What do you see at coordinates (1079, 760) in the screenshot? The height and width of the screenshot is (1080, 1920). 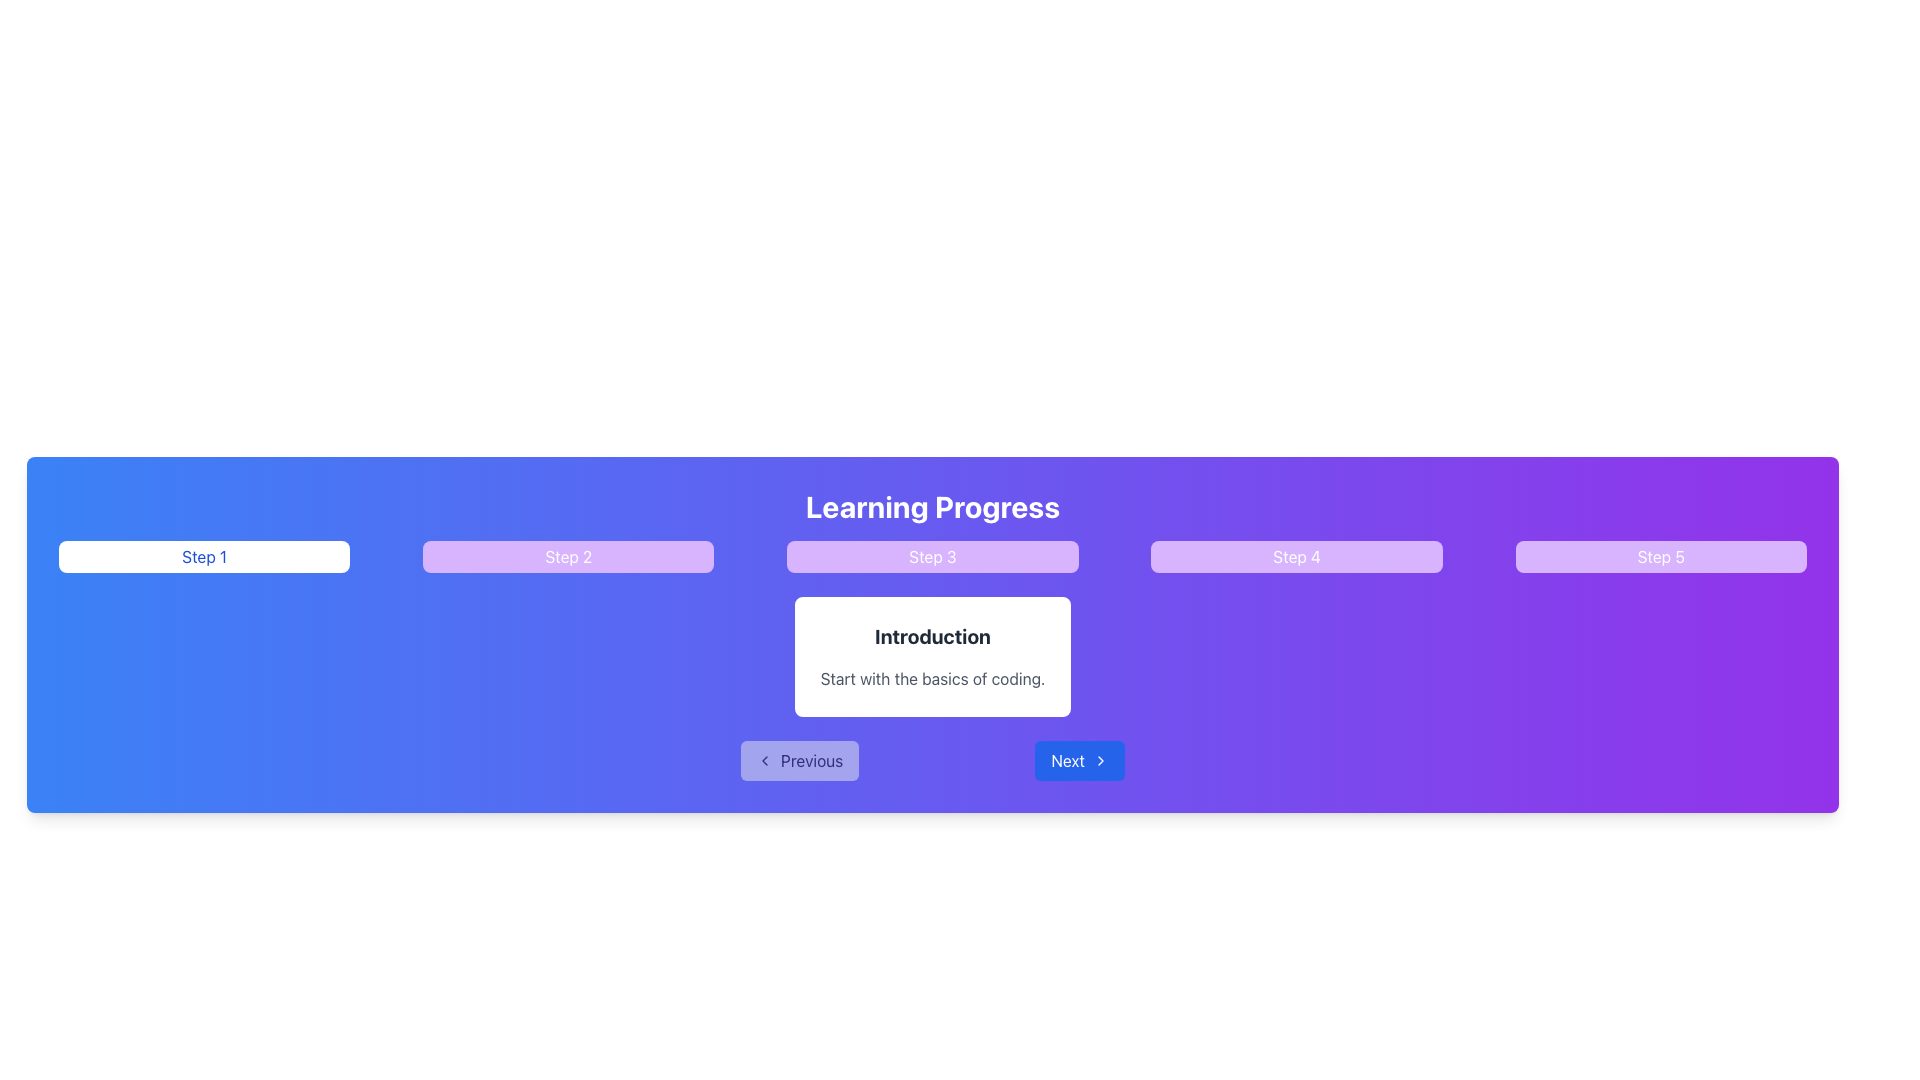 I see `the 'Next' button, which is styled with a blue background, white text, rounded corners, and includes a right arrow icon` at bounding box center [1079, 760].